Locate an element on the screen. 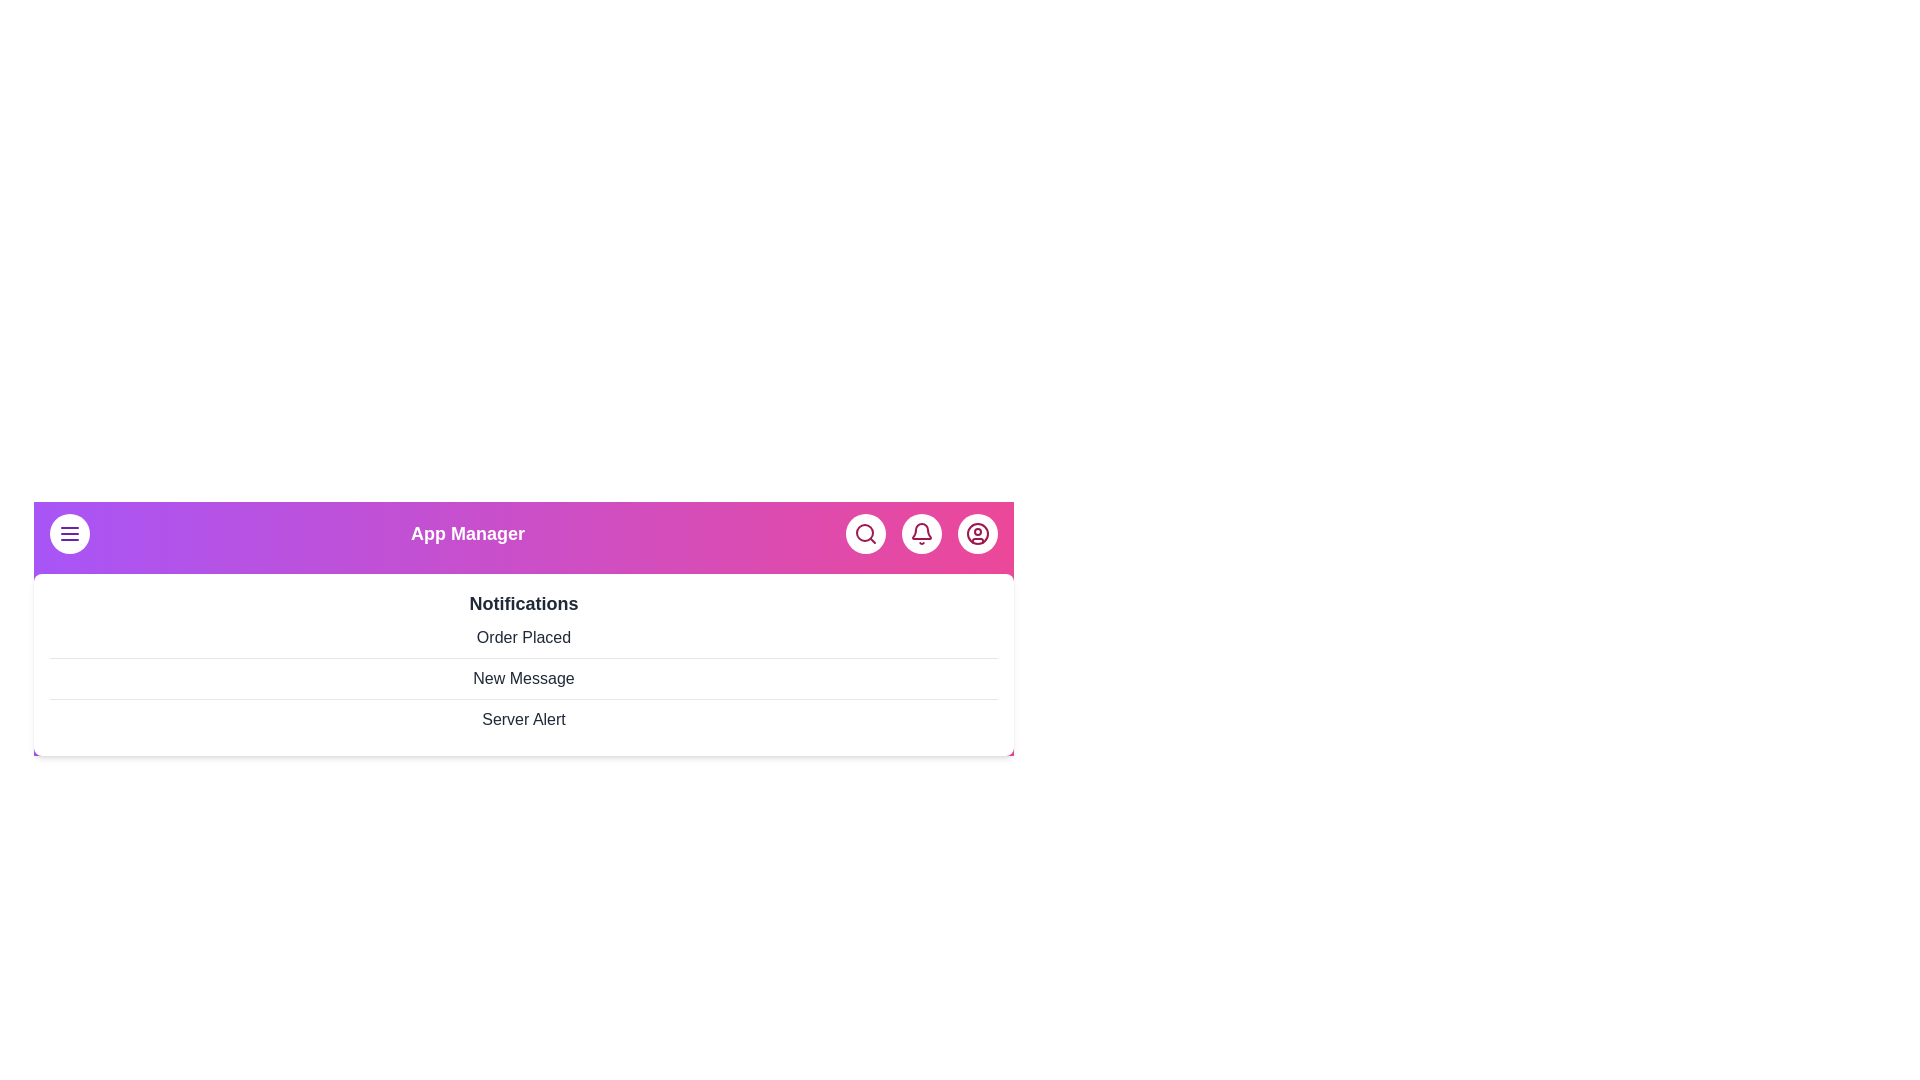  the notification item Order Placed from the list is located at coordinates (523, 638).